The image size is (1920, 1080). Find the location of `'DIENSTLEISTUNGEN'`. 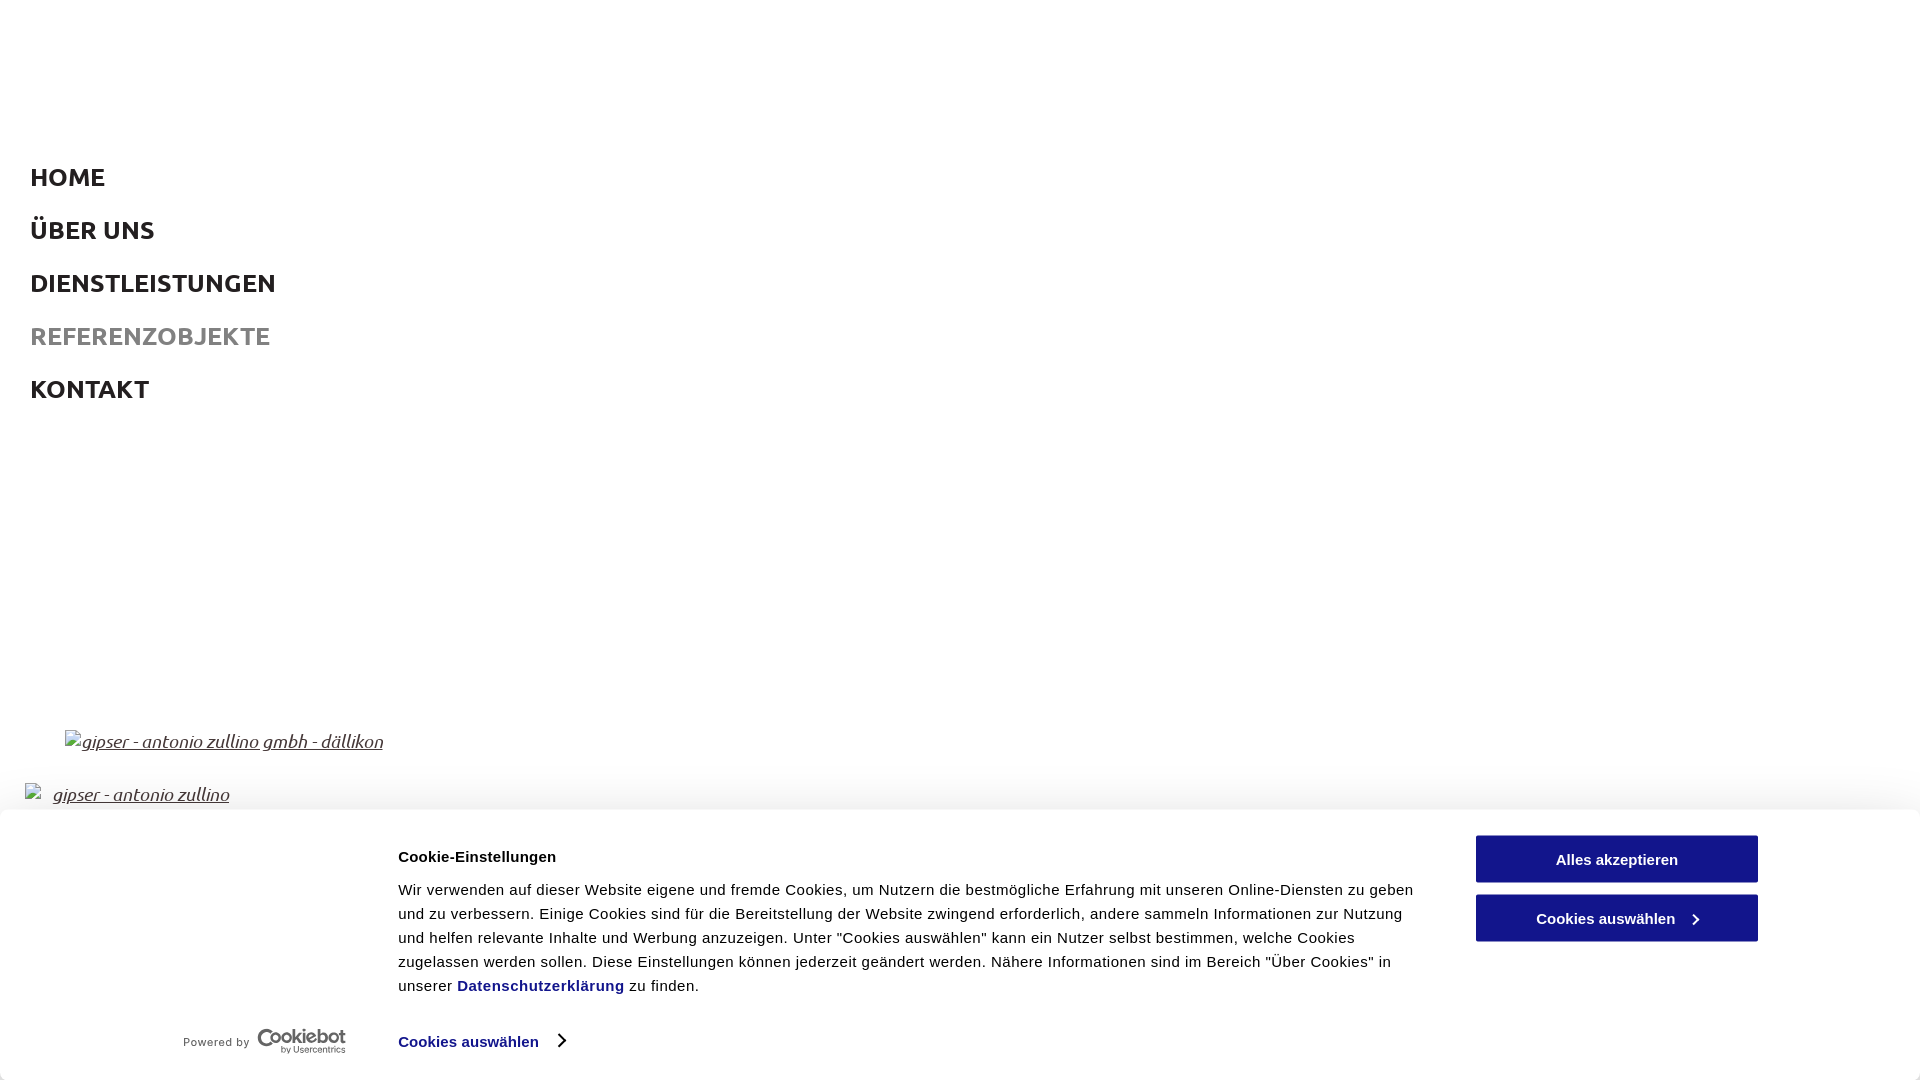

'DIENSTLEISTUNGEN' is located at coordinates (19, 282).